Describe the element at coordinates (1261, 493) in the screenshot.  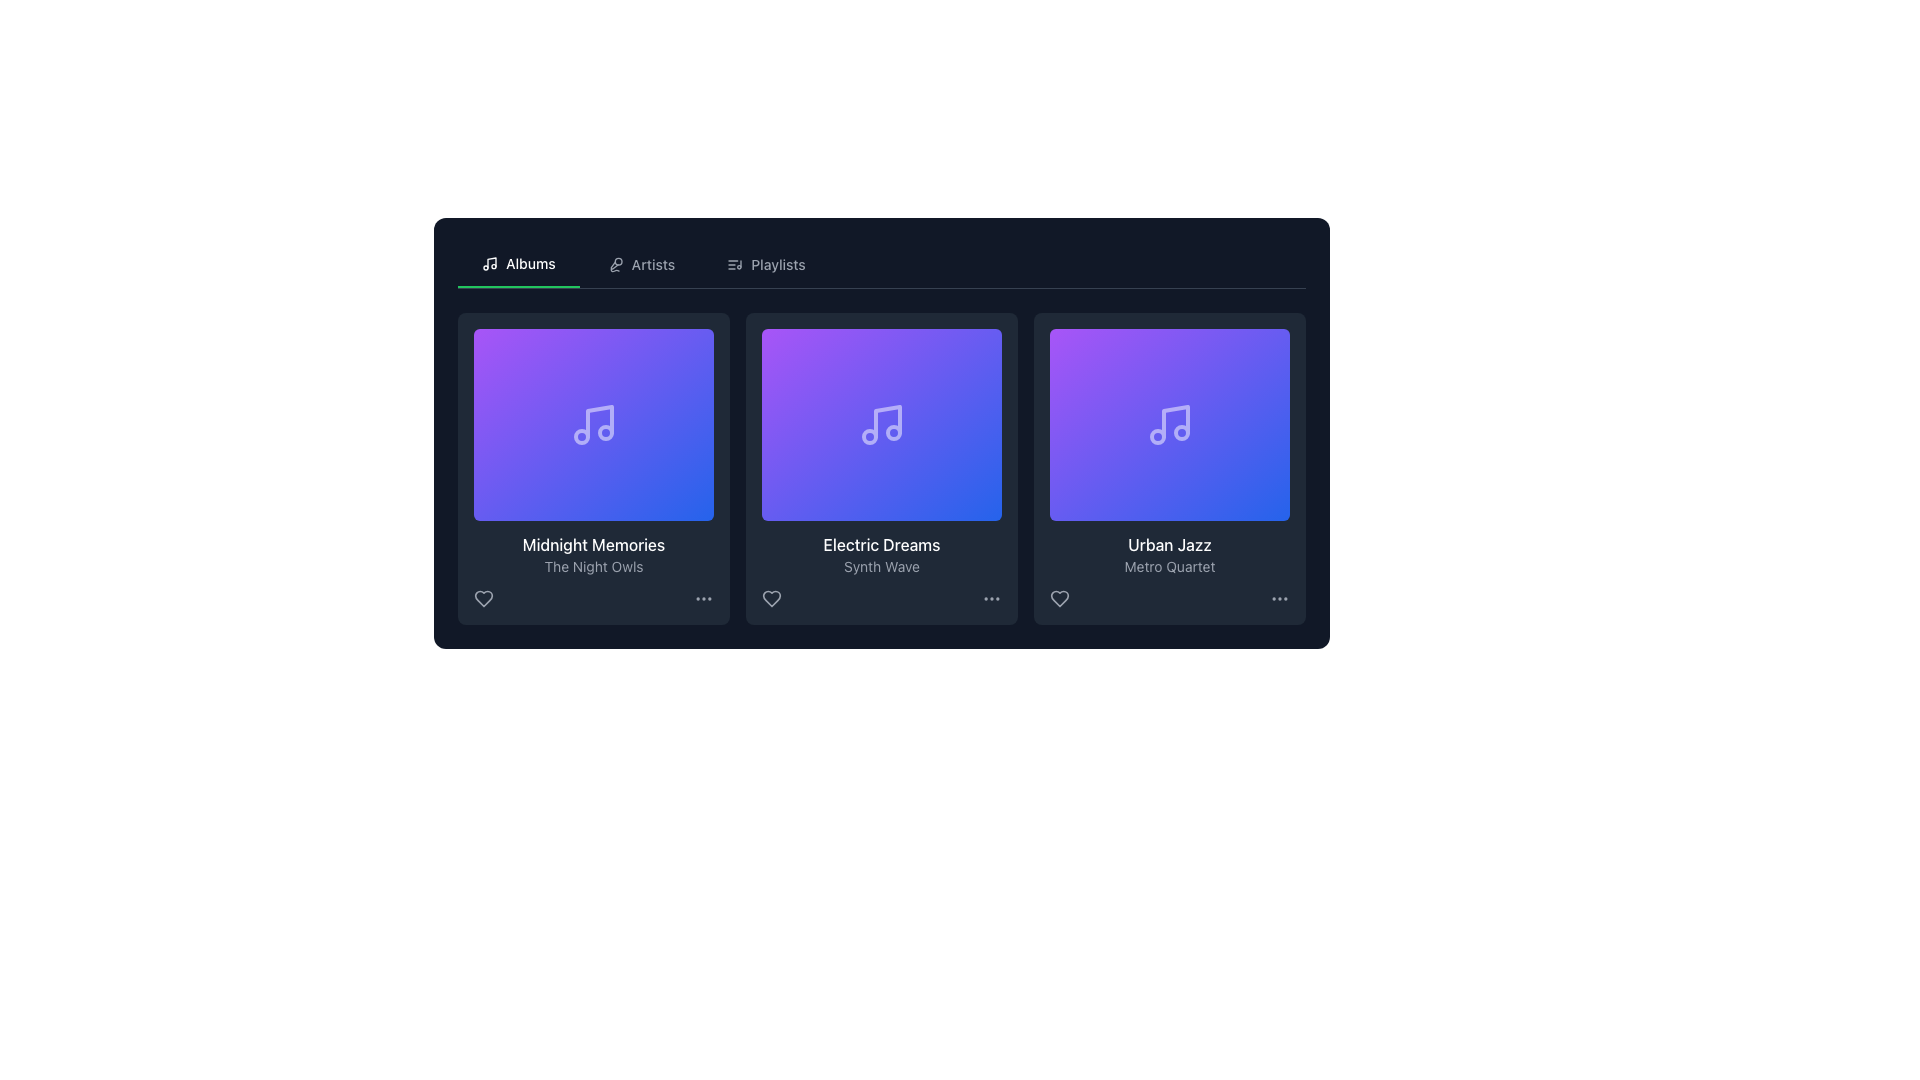
I see `the play button located in the bottom-right corner of the 'Urban Jazz' card` at that location.